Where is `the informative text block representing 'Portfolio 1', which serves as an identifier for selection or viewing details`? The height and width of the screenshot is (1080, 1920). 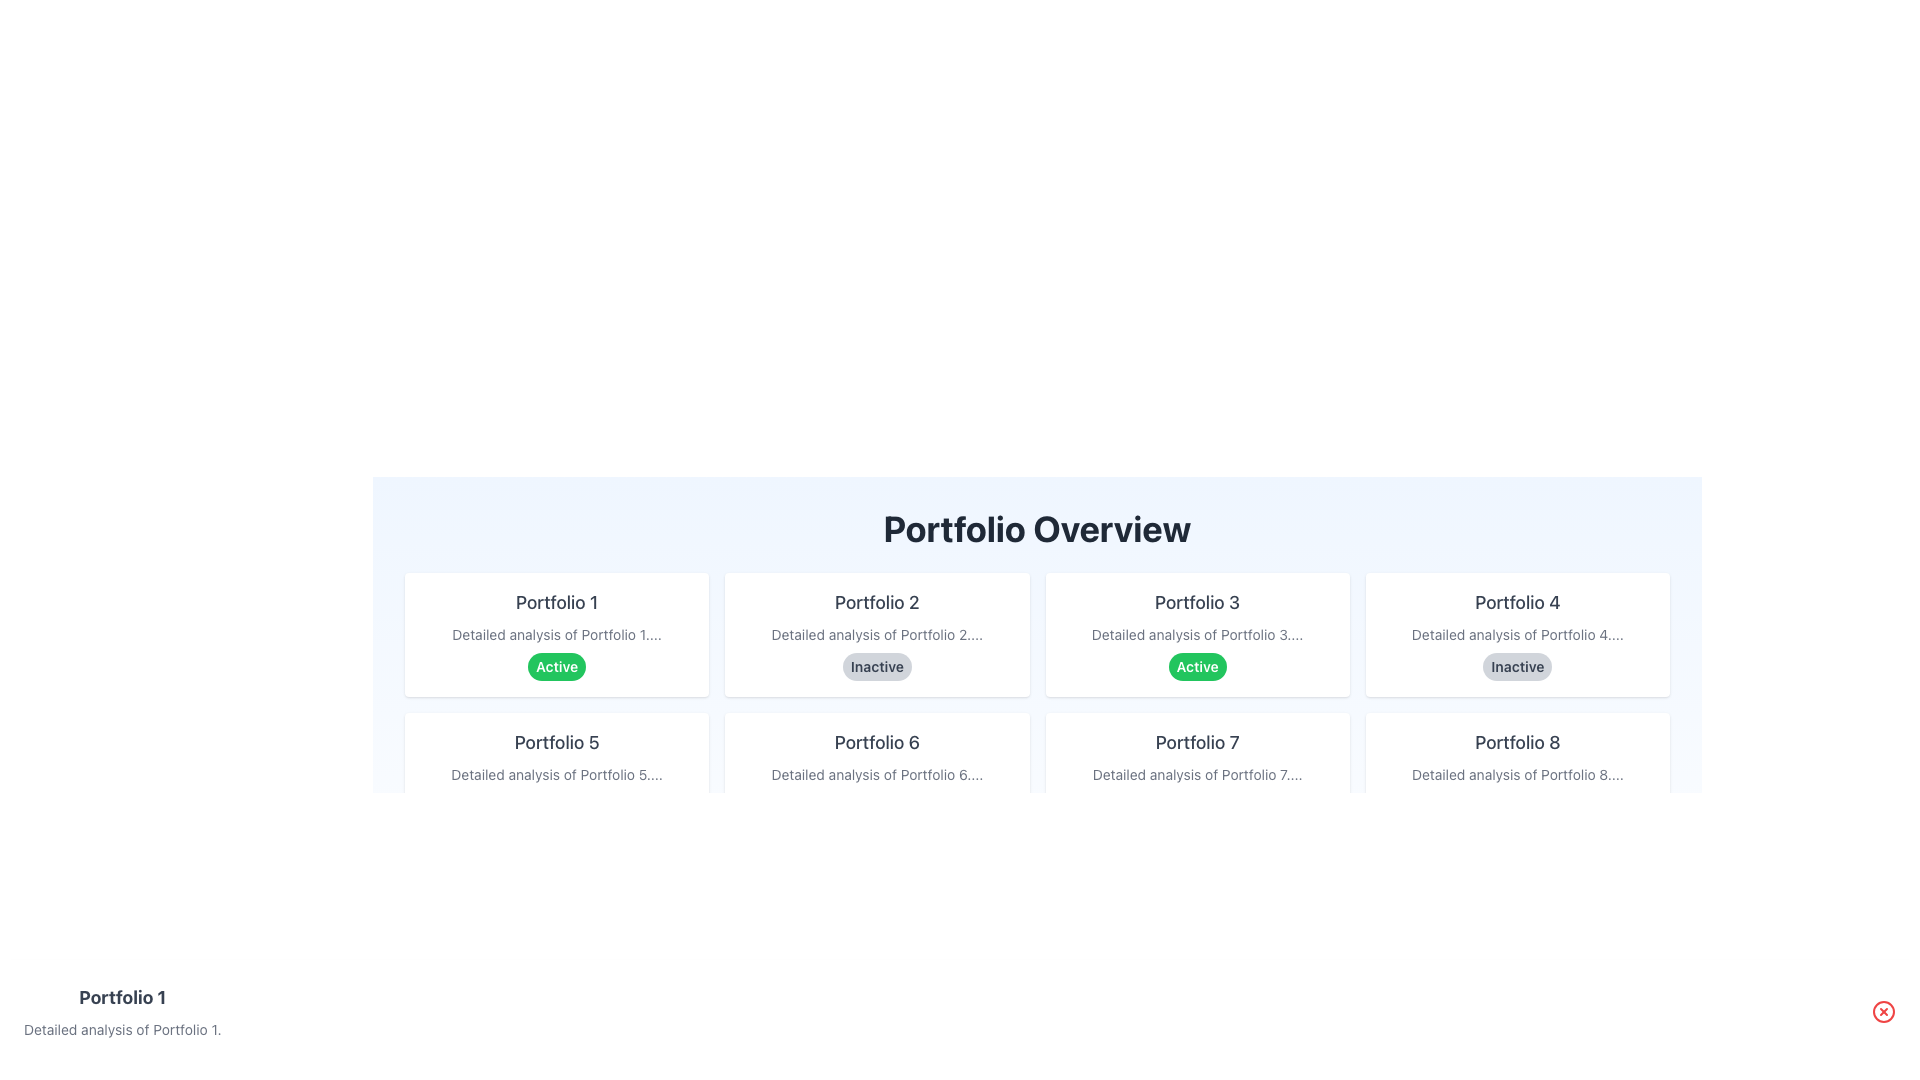
the informative text block representing 'Portfolio 1', which serves as an identifier for selection or viewing details is located at coordinates (121, 1011).